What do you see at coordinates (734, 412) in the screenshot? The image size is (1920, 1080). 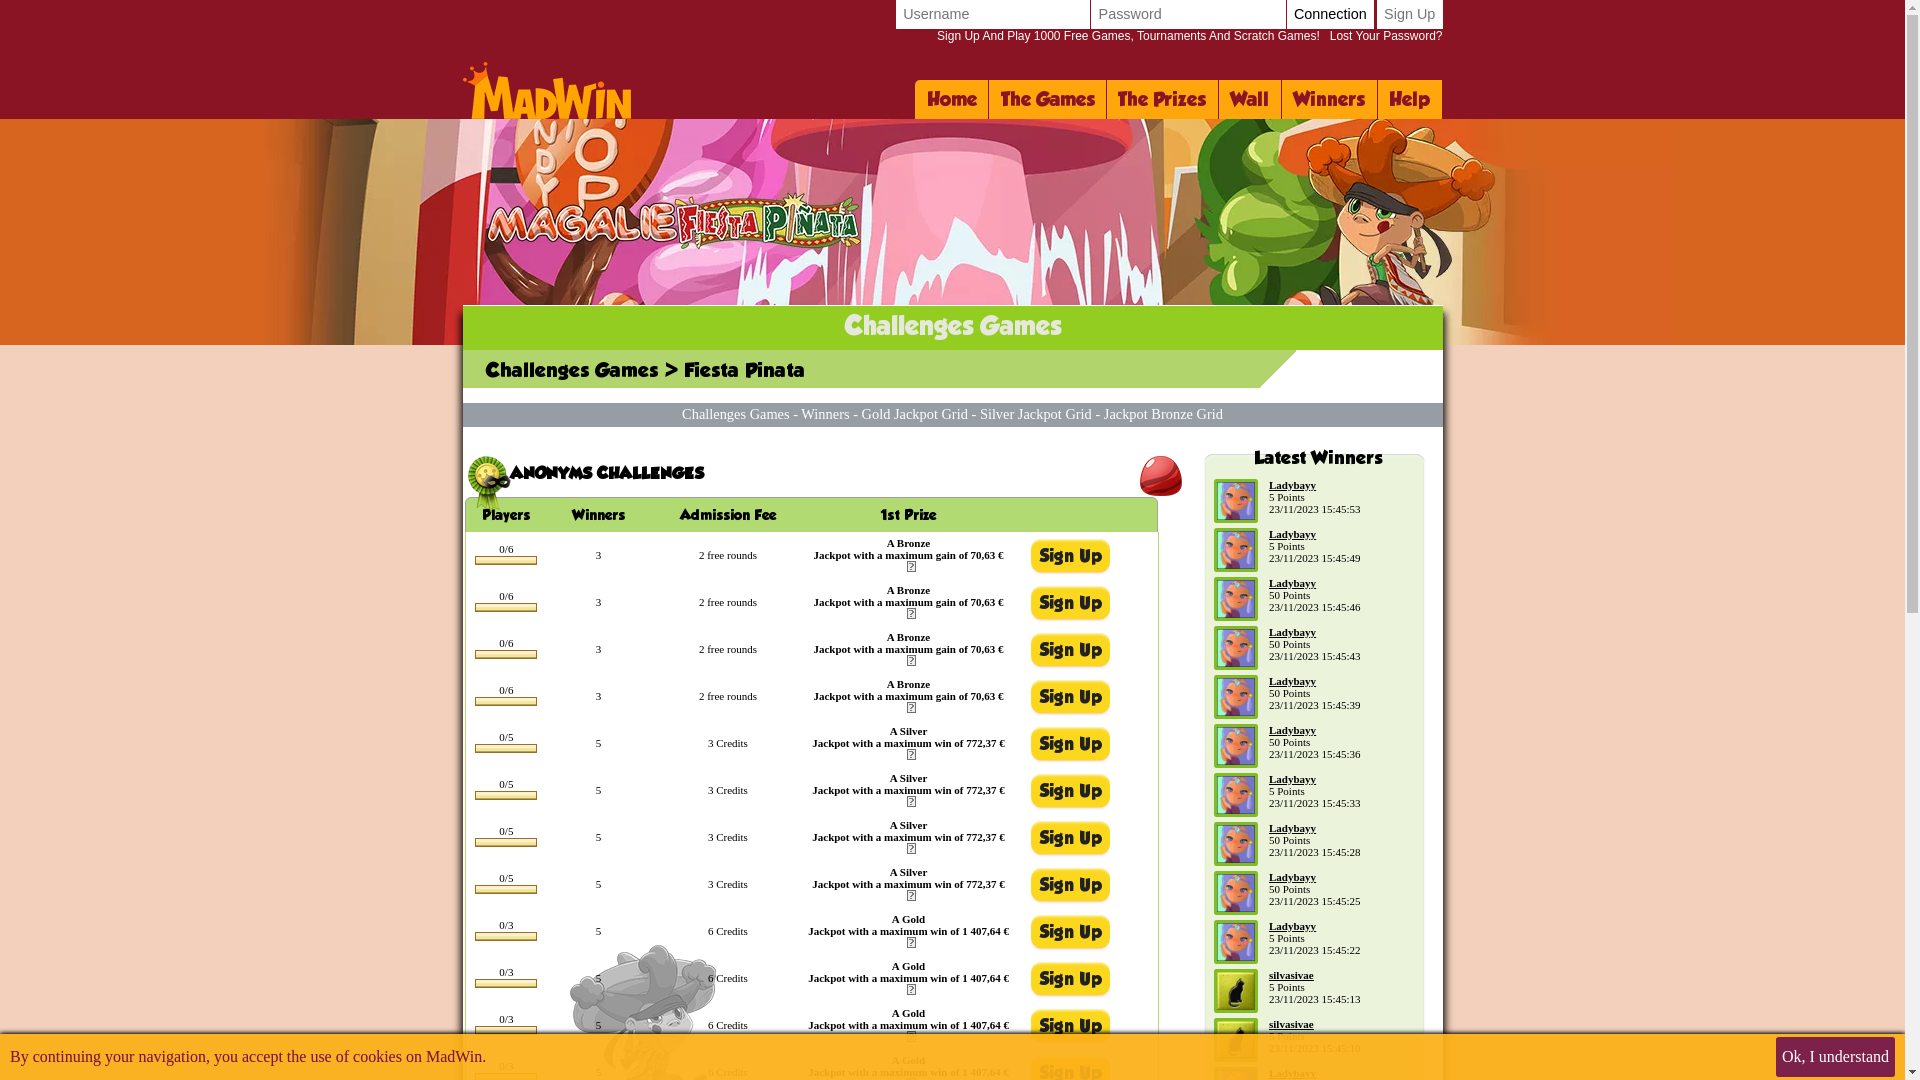 I see `'Challenges Games'` at bounding box center [734, 412].